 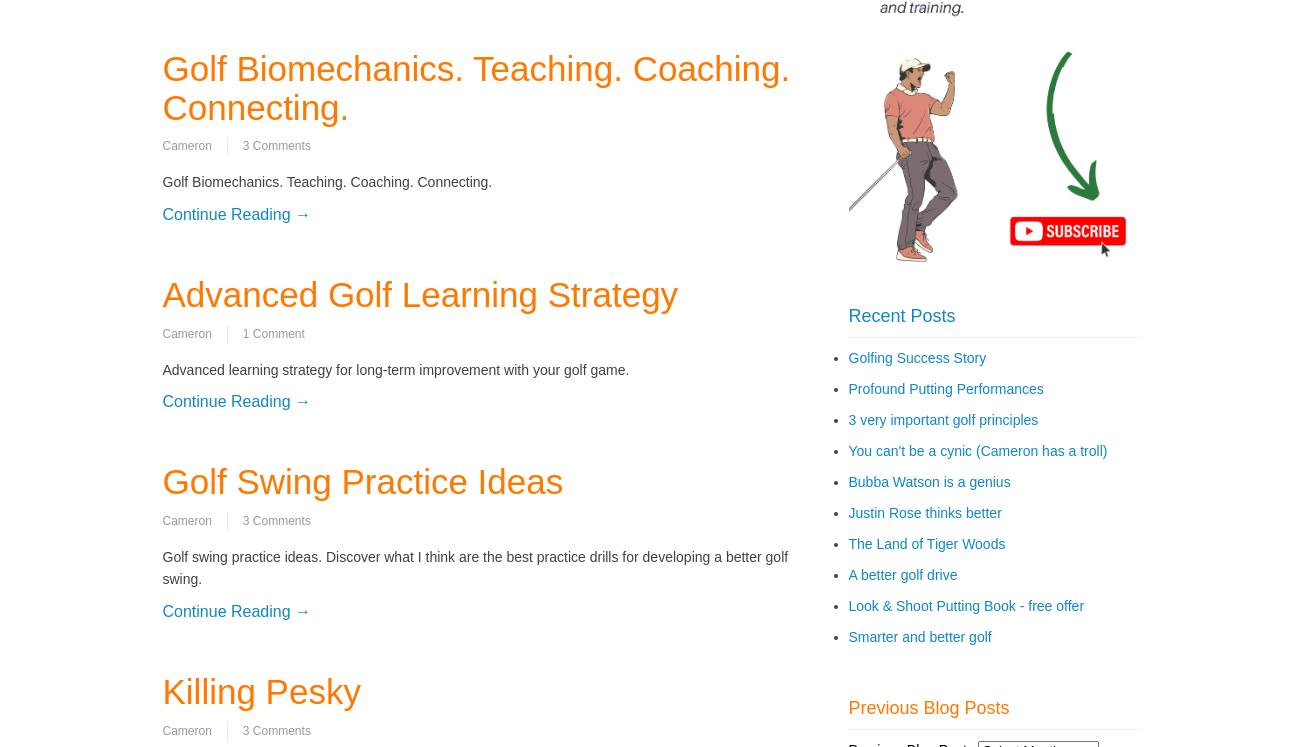 I want to click on 'Smarter and better golf', so click(x=918, y=635).